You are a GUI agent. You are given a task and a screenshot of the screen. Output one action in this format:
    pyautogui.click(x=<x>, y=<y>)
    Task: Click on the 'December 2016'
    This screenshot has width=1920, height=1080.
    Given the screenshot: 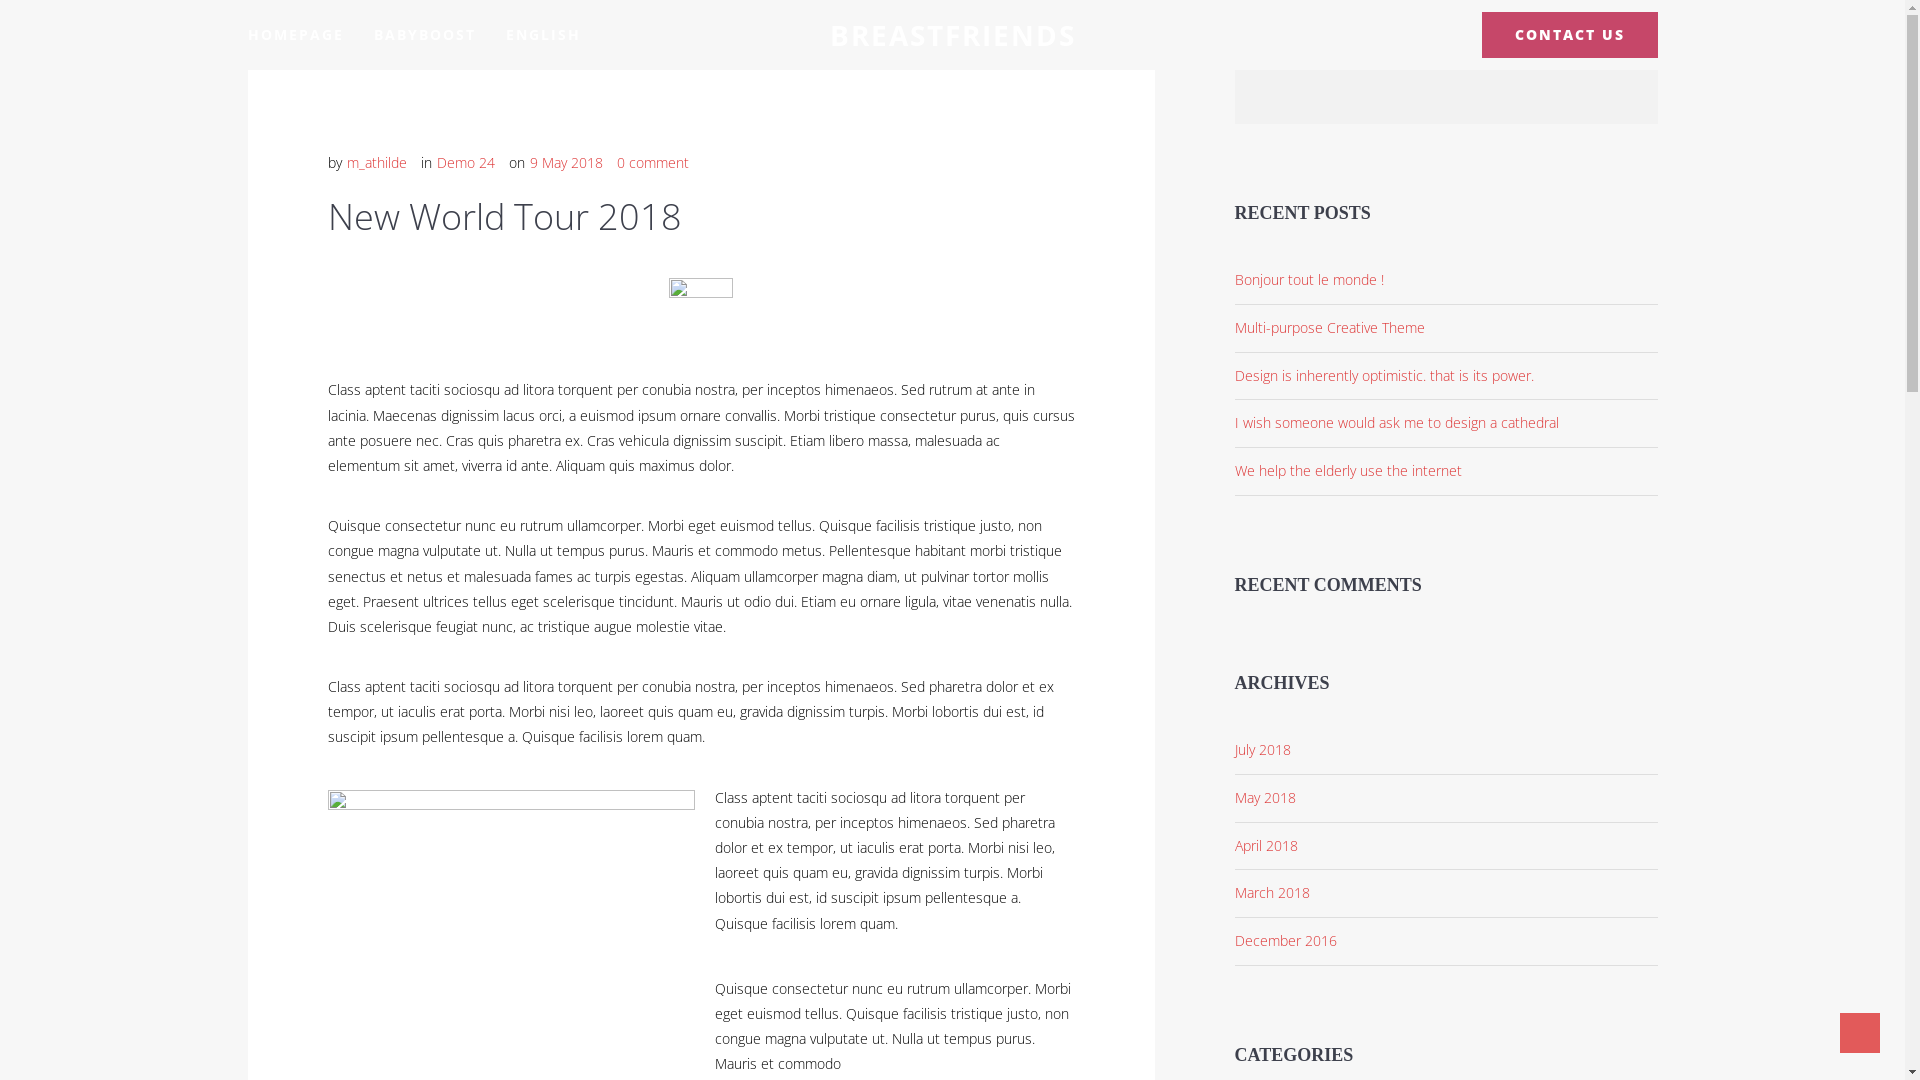 What is the action you would take?
    pyautogui.click(x=1445, y=941)
    